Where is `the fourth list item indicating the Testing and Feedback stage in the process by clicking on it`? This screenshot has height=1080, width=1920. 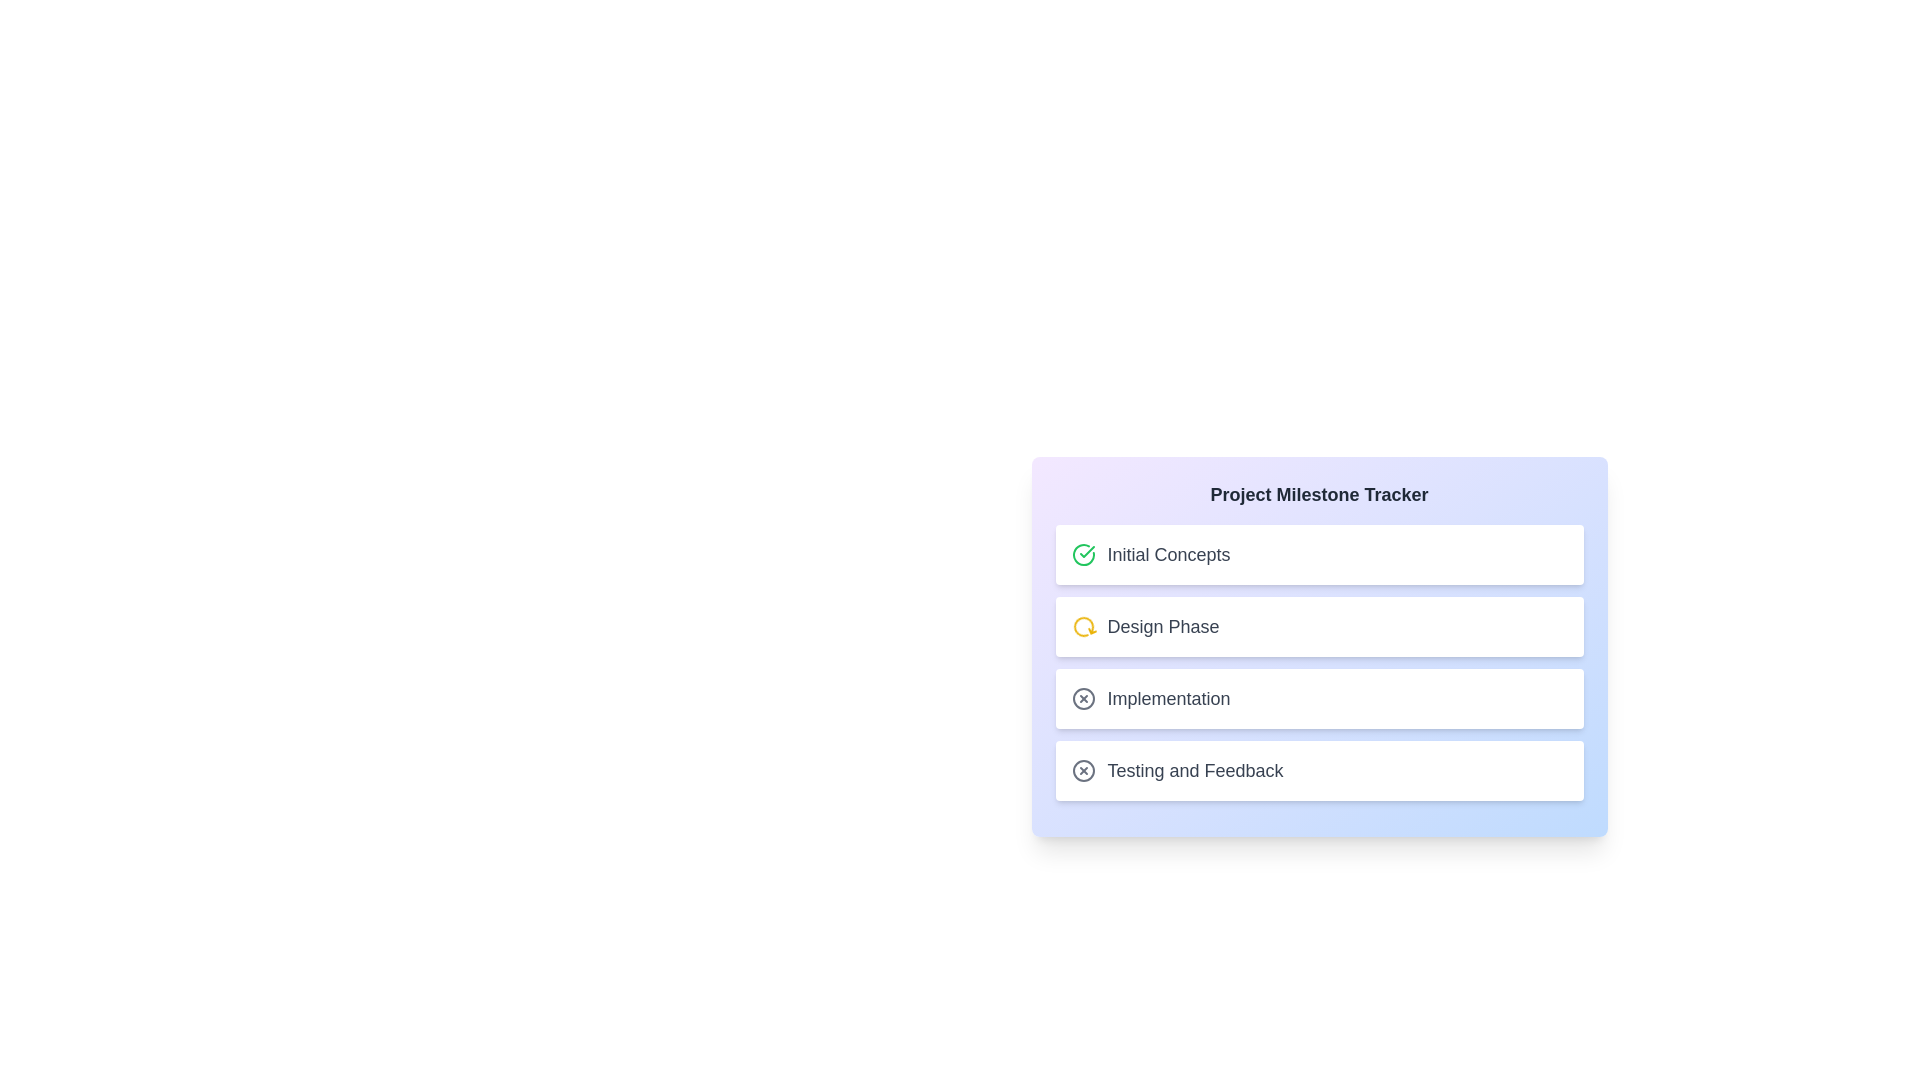 the fourth list item indicating the Testing and Feedback stage in the process by clicking on it is located at coordinates (1319, 770).